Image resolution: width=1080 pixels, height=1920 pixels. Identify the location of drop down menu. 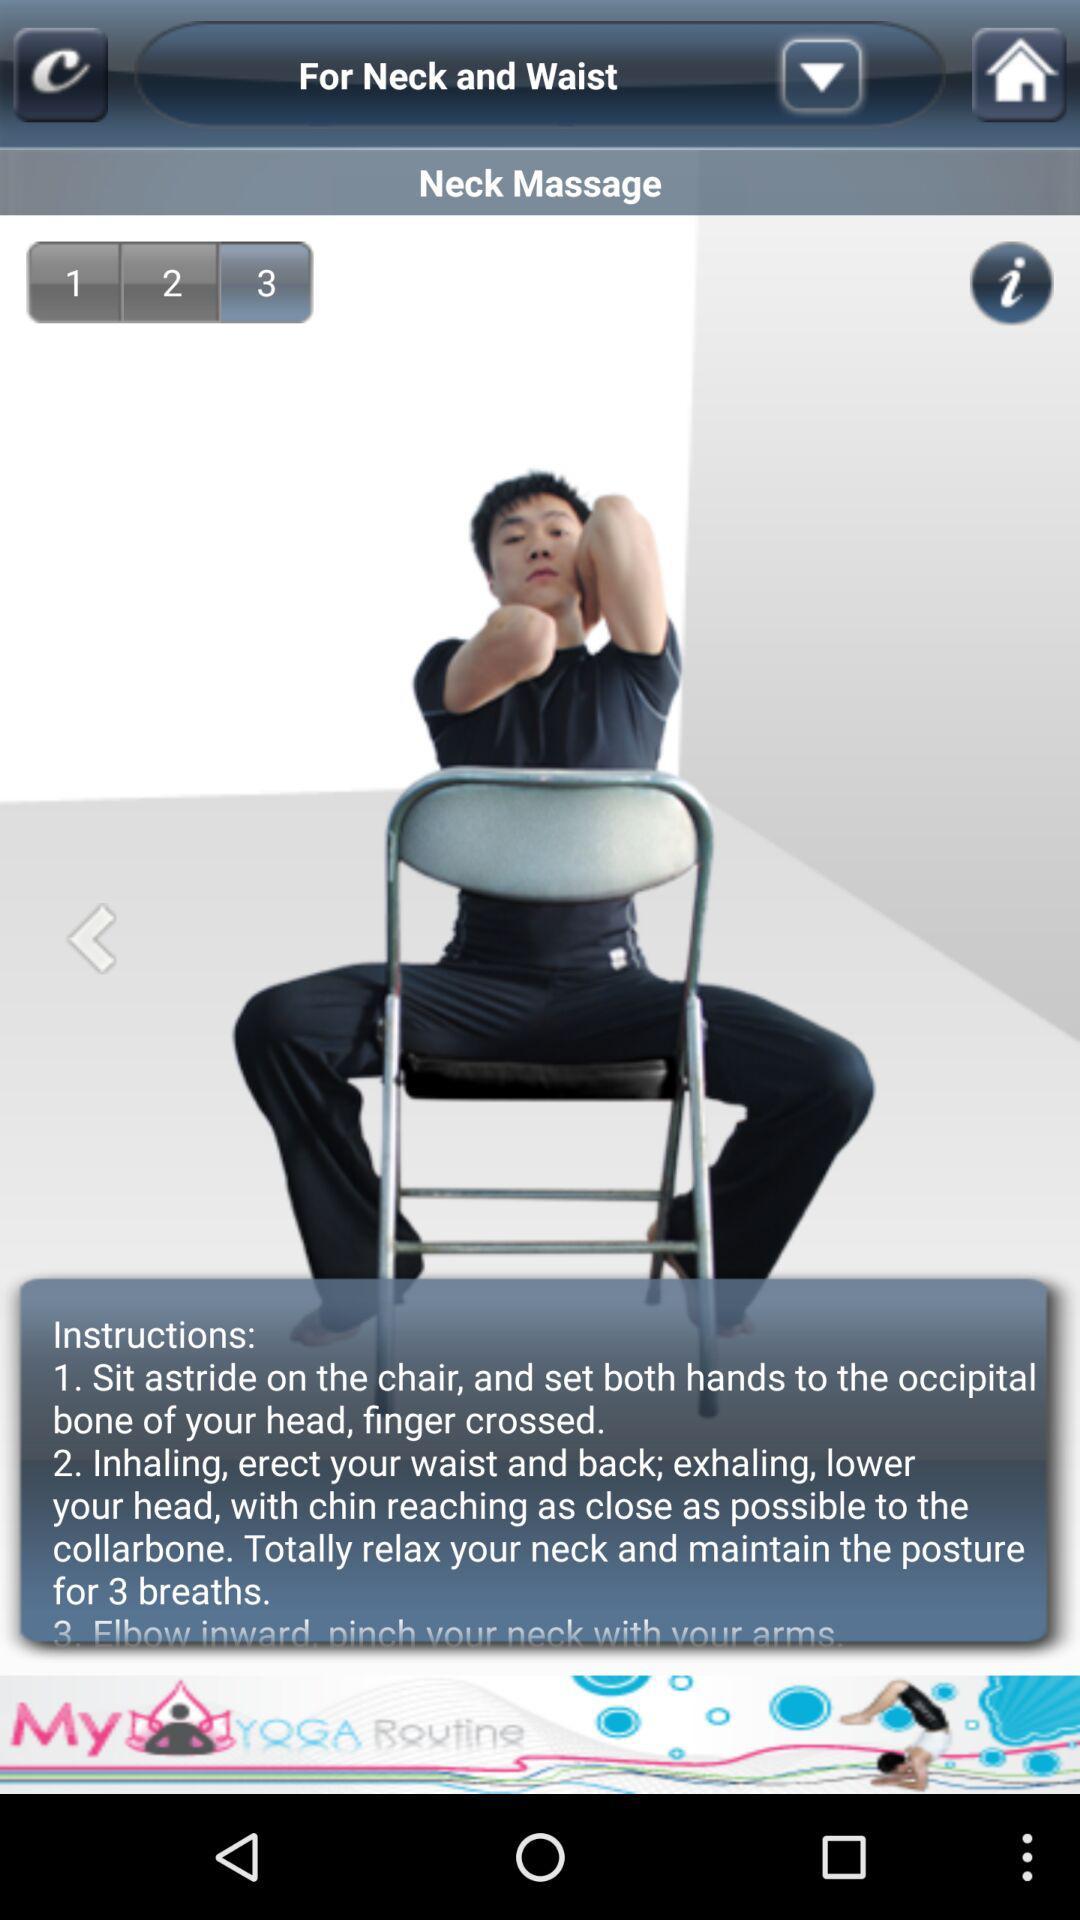
(853, 75).